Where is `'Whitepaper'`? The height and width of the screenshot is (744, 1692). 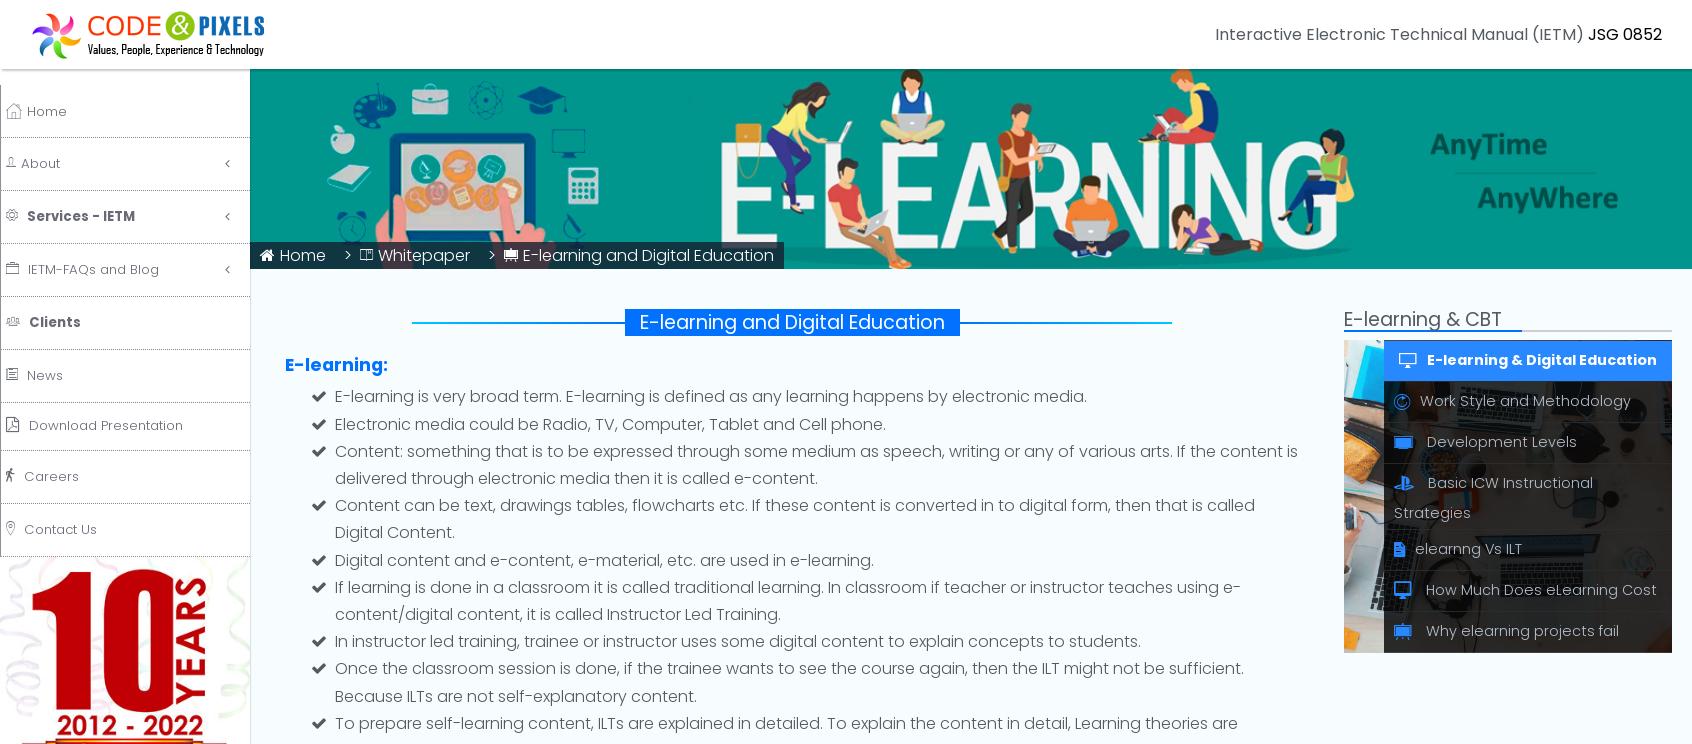
'Whitepaper' is located at coordinates (423, 255).